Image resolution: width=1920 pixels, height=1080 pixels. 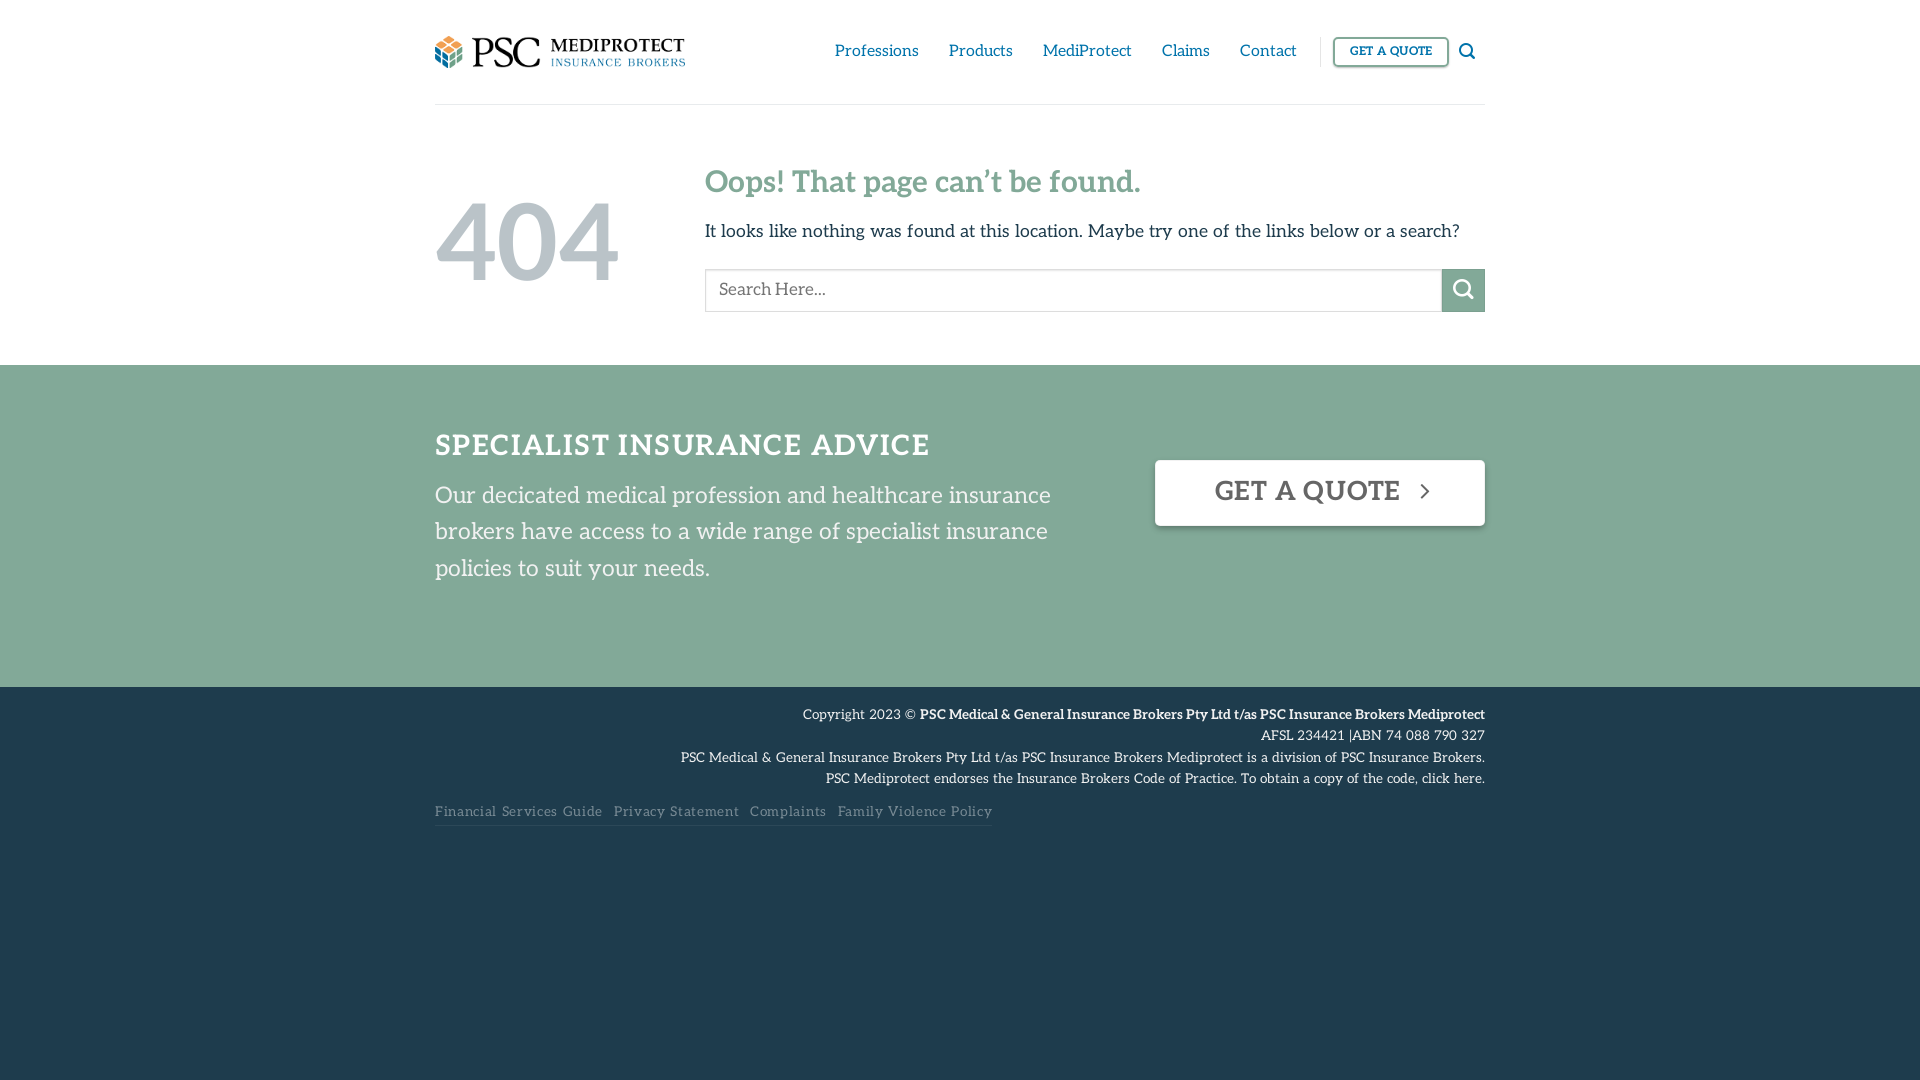 What do you see at coordinates (1086, 50) in the screenshot?
I see `'MediProtect'` at bounding box center [1086, 50].